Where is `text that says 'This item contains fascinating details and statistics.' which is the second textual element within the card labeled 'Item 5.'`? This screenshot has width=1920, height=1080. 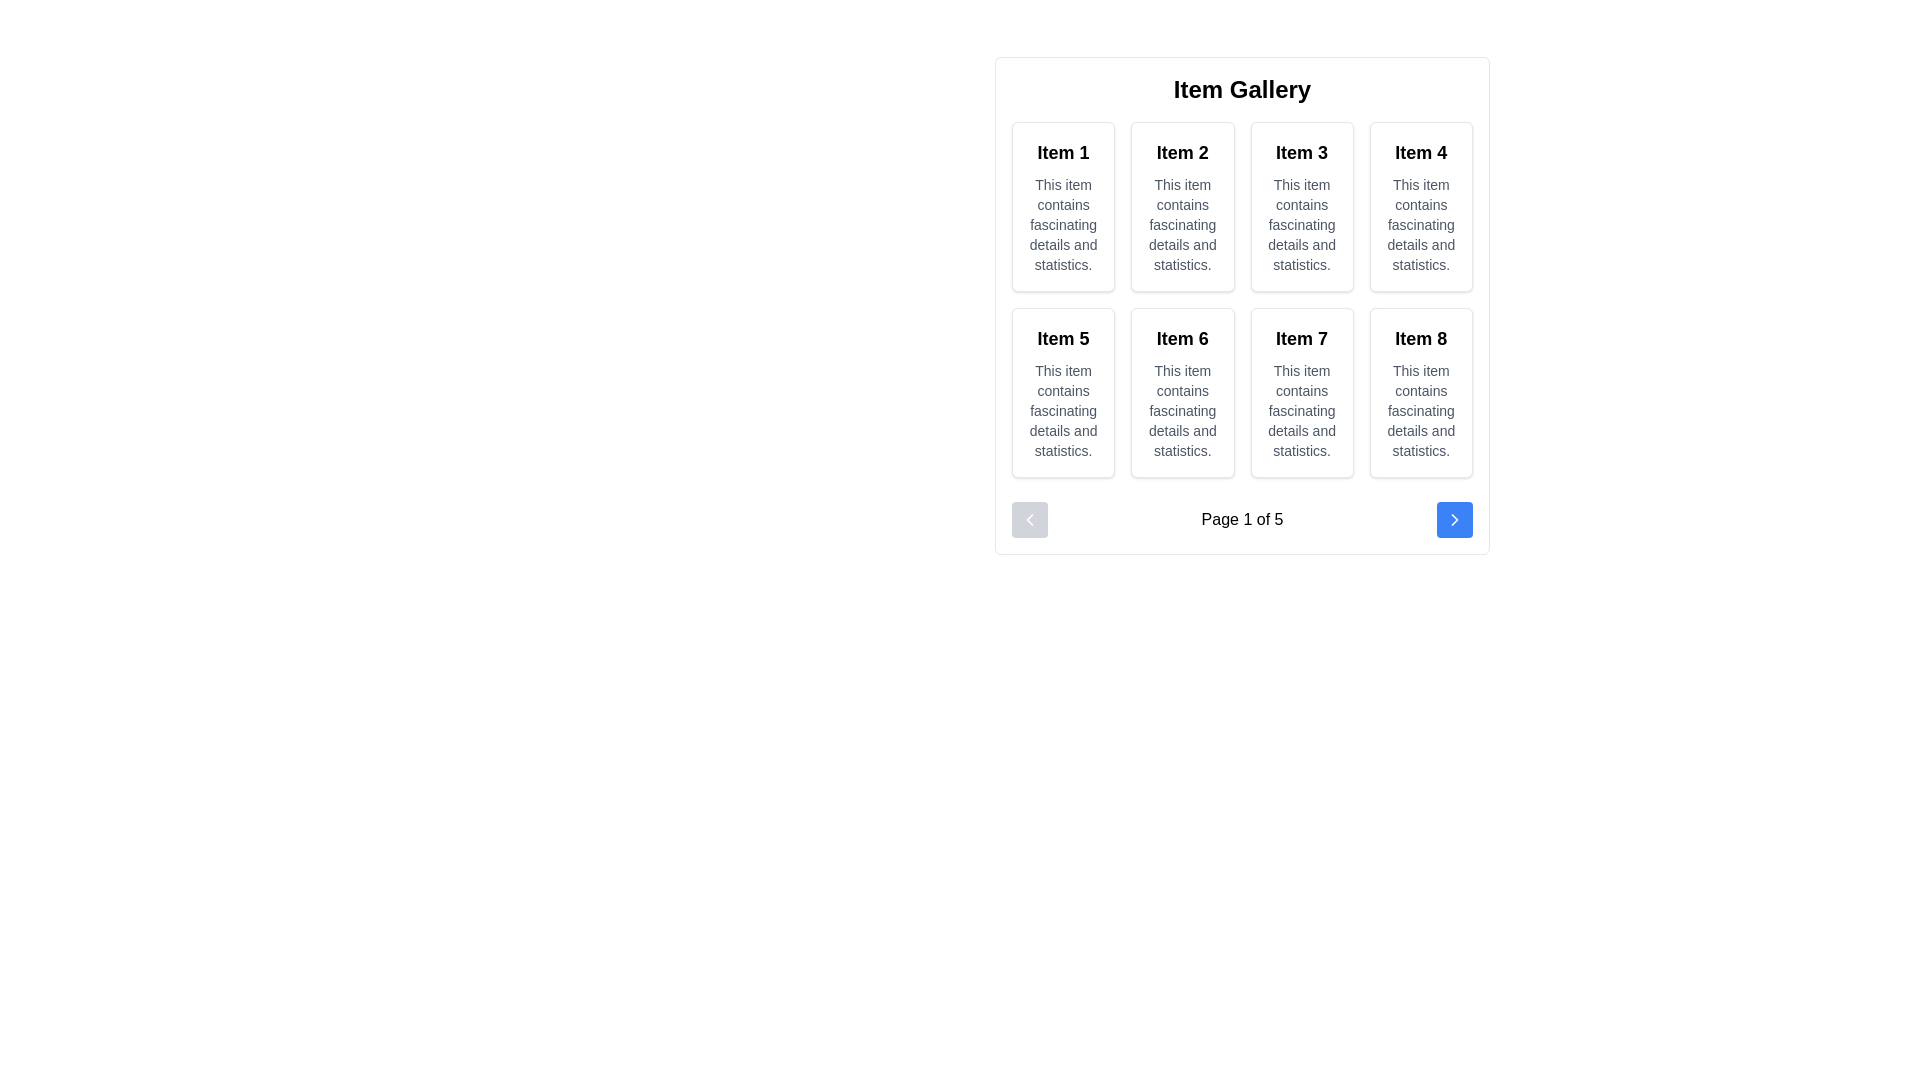 text that says 'This item contains fascinating details and statistics.' which is the second textual element within the card labeled 'Item 5.' is located at coordinates (1062, 410).